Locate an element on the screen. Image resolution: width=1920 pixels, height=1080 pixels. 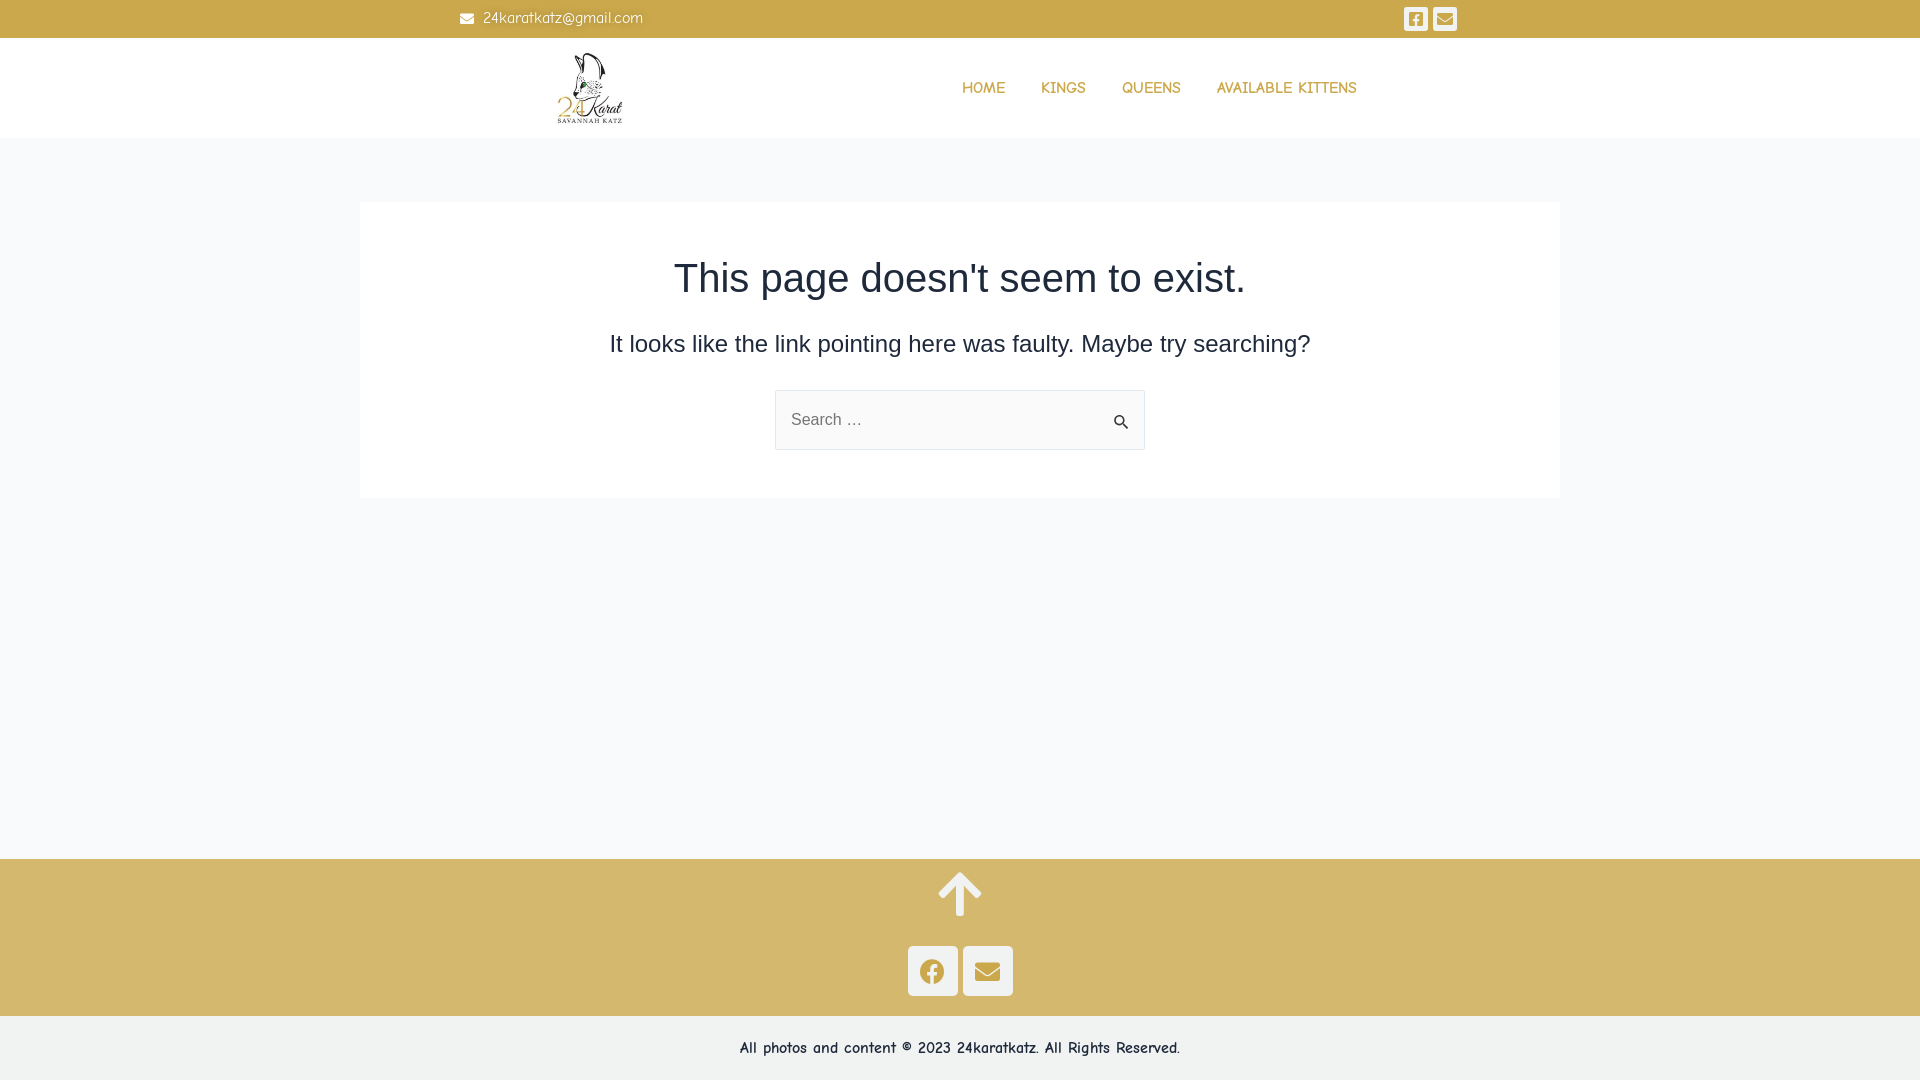
'KINGS' is located at coordinates (1031, 87).